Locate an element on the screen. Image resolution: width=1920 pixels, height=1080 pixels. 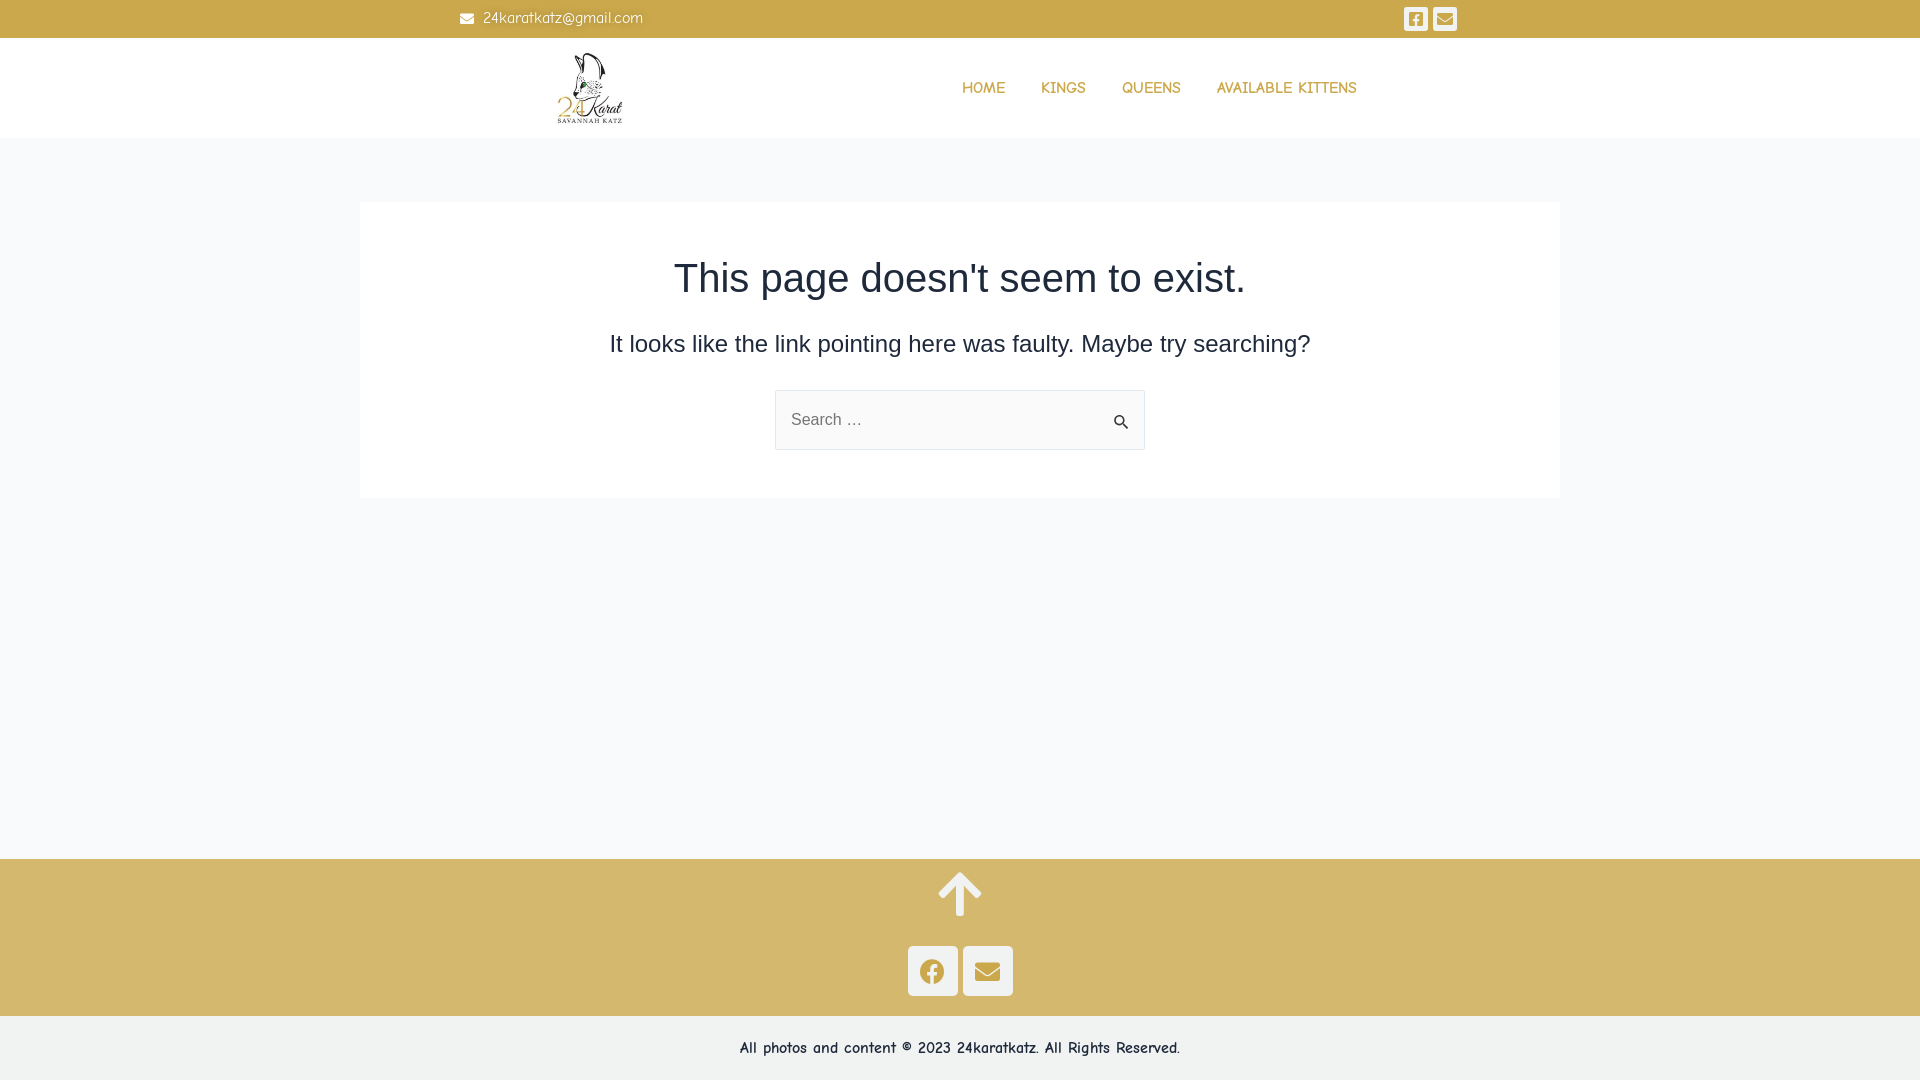
'KINGS' is located at coordinates (1031, 87).